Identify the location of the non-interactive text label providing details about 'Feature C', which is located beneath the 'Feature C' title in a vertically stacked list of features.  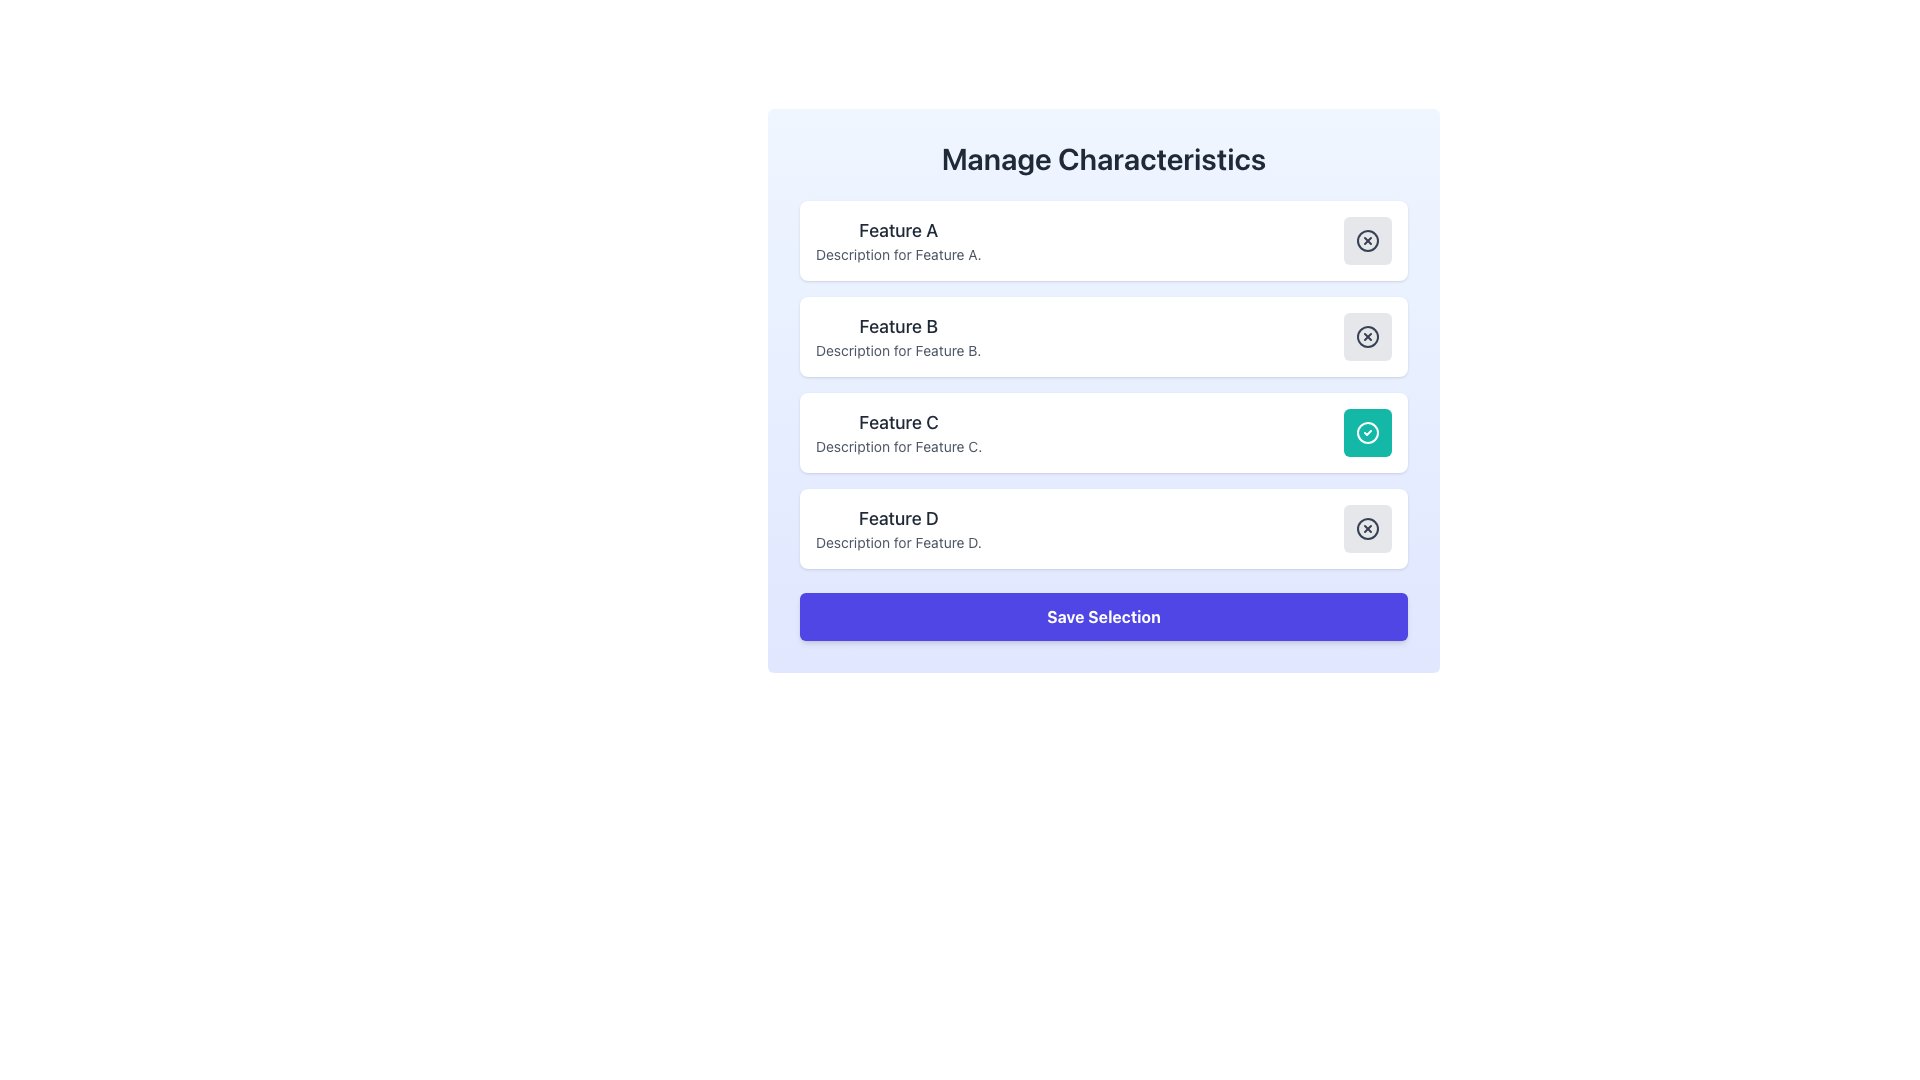
(898, 446).